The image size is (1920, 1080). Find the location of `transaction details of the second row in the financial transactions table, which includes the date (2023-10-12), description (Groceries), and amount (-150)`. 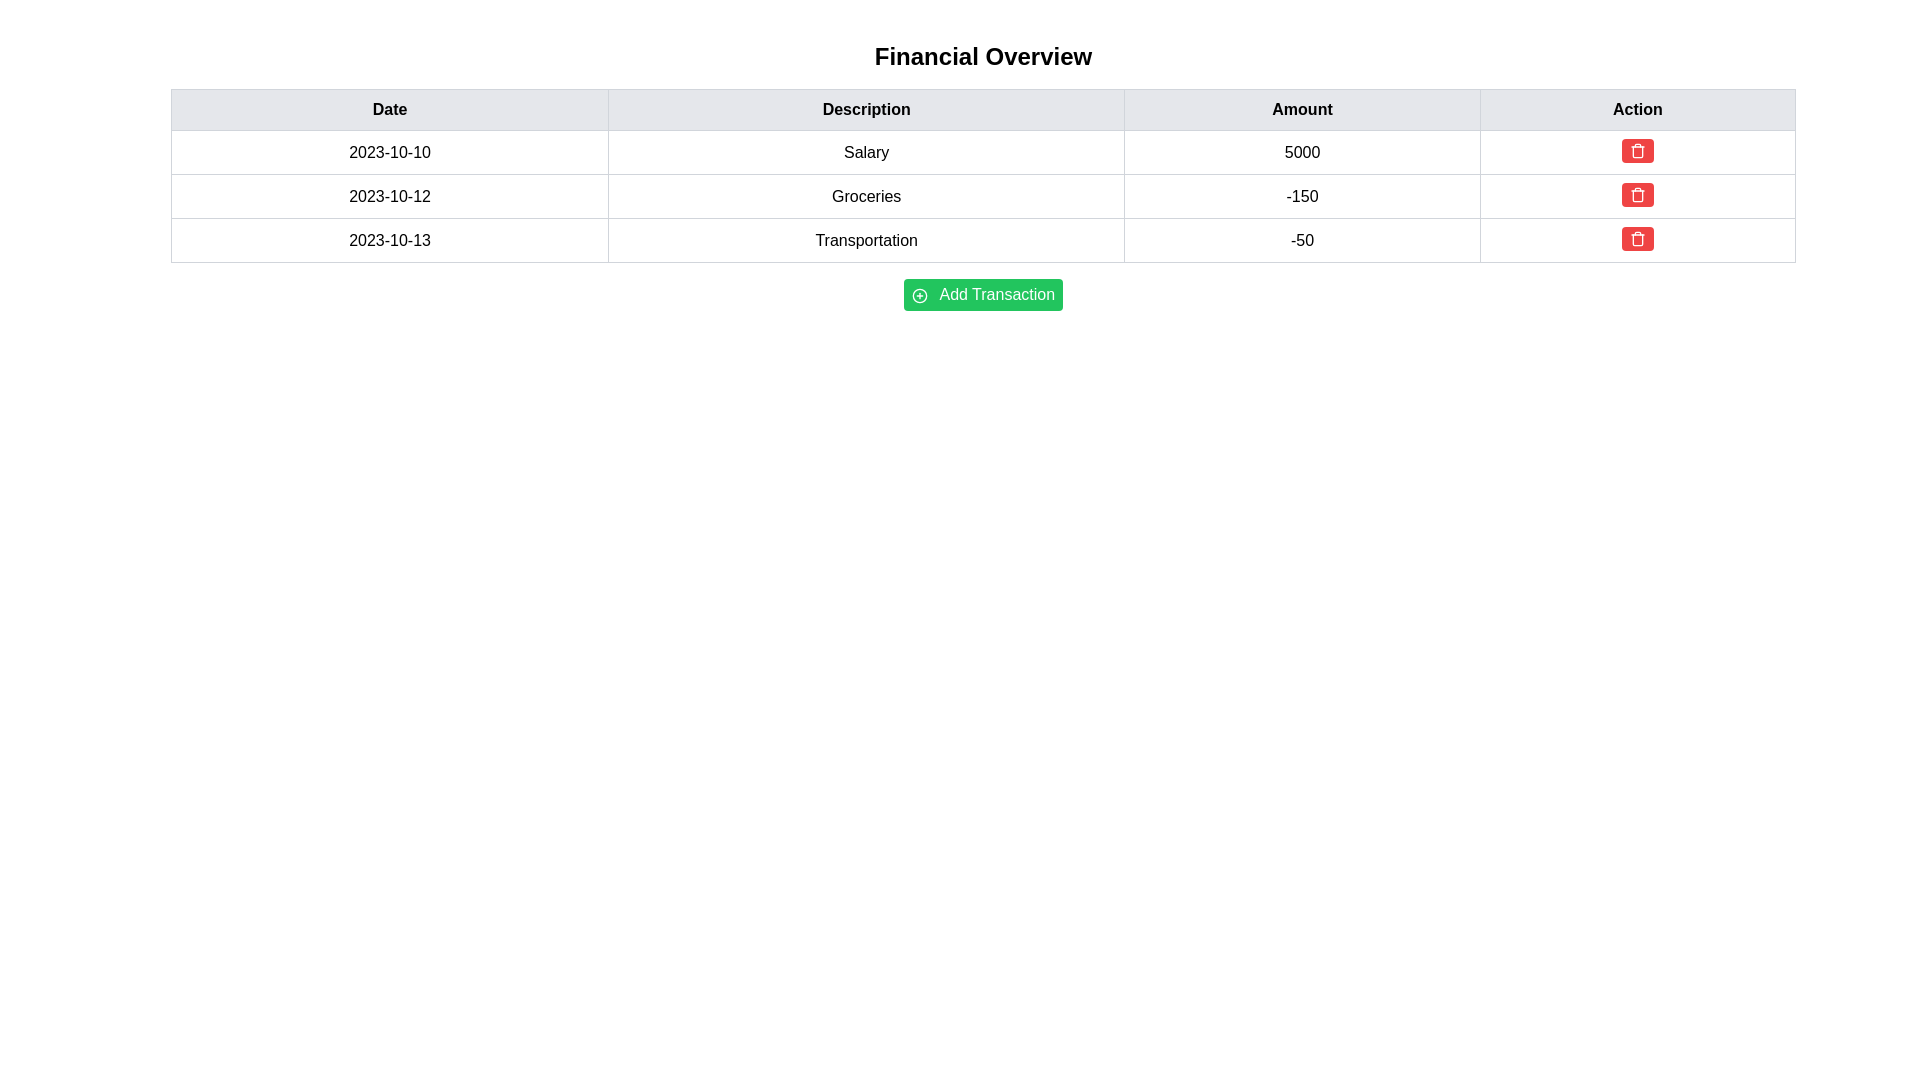

transaction details of the second row in the financial transactions table, which includes the date (2023-10-12), description (Groceries), and amount (-150) is located at coordinates (983, 196).